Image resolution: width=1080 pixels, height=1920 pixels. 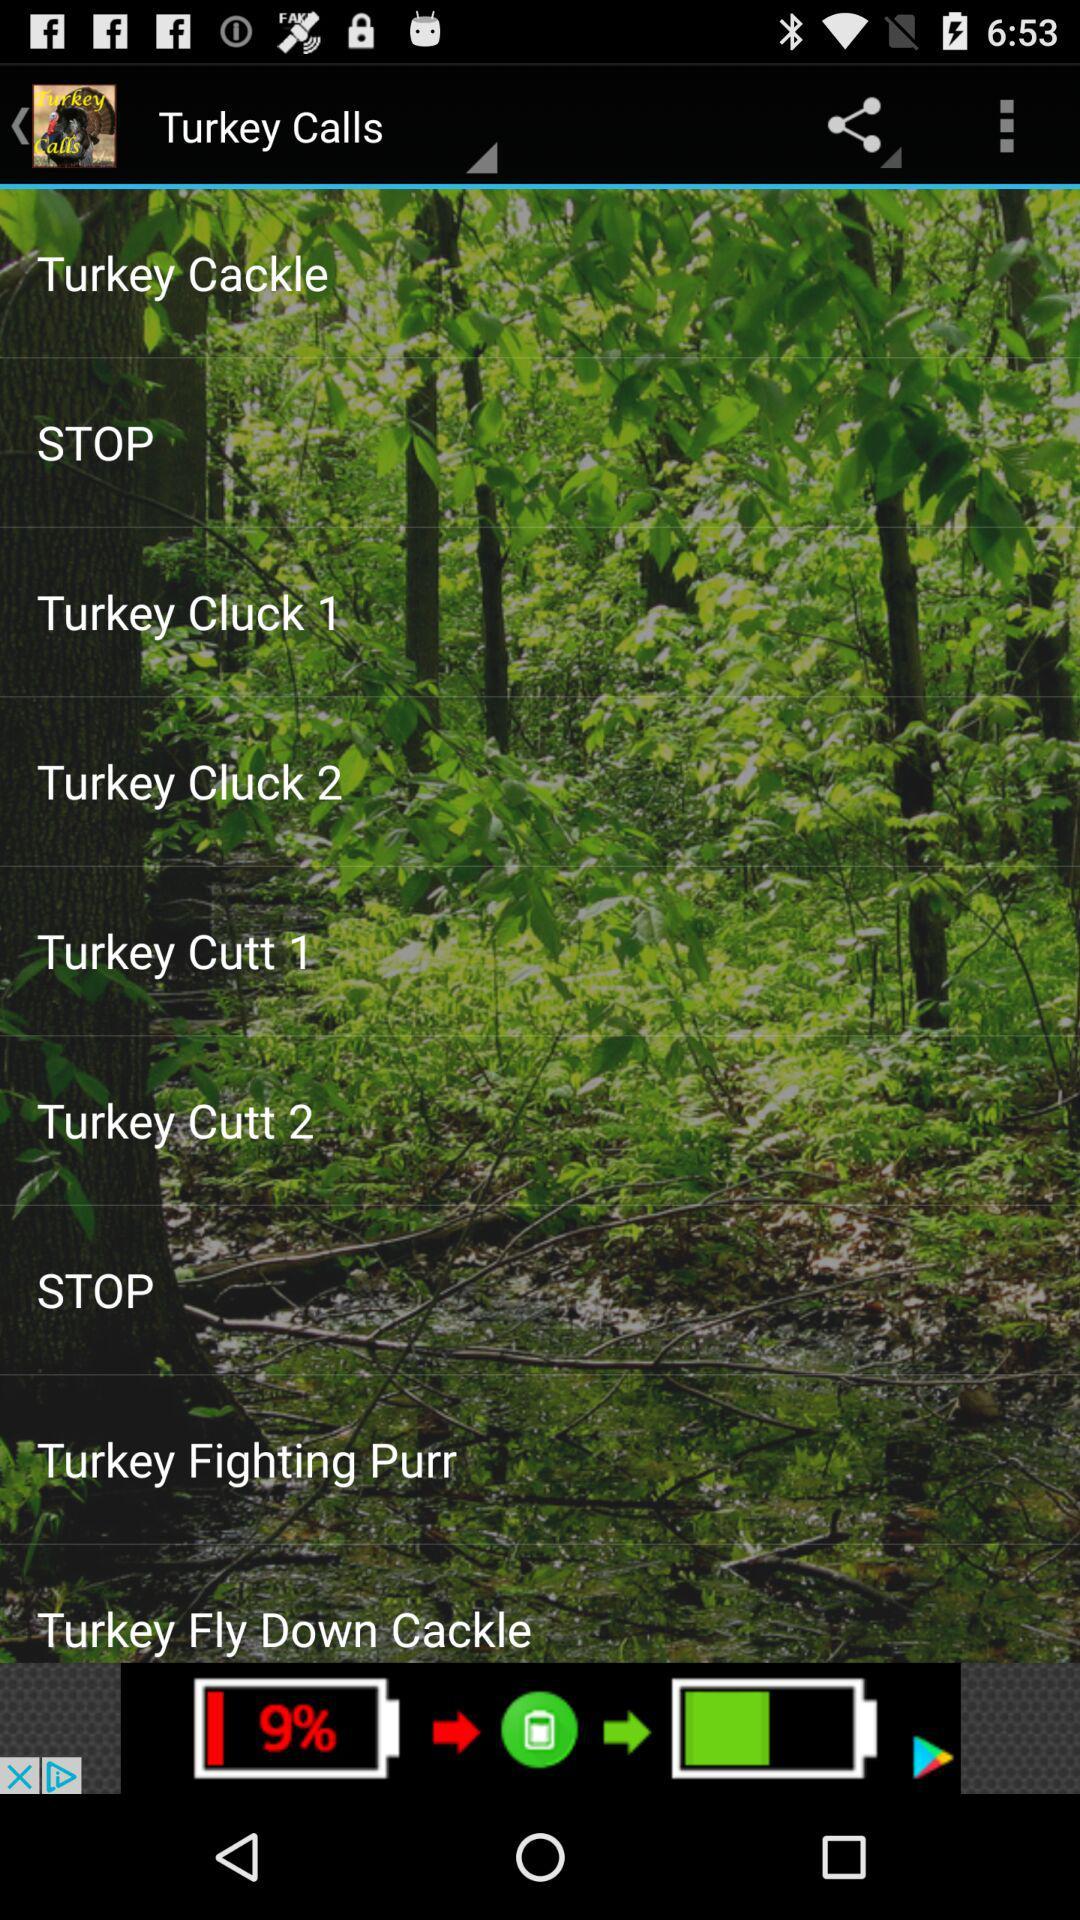 I want to click on share the article, so click(x=540, y=1727).